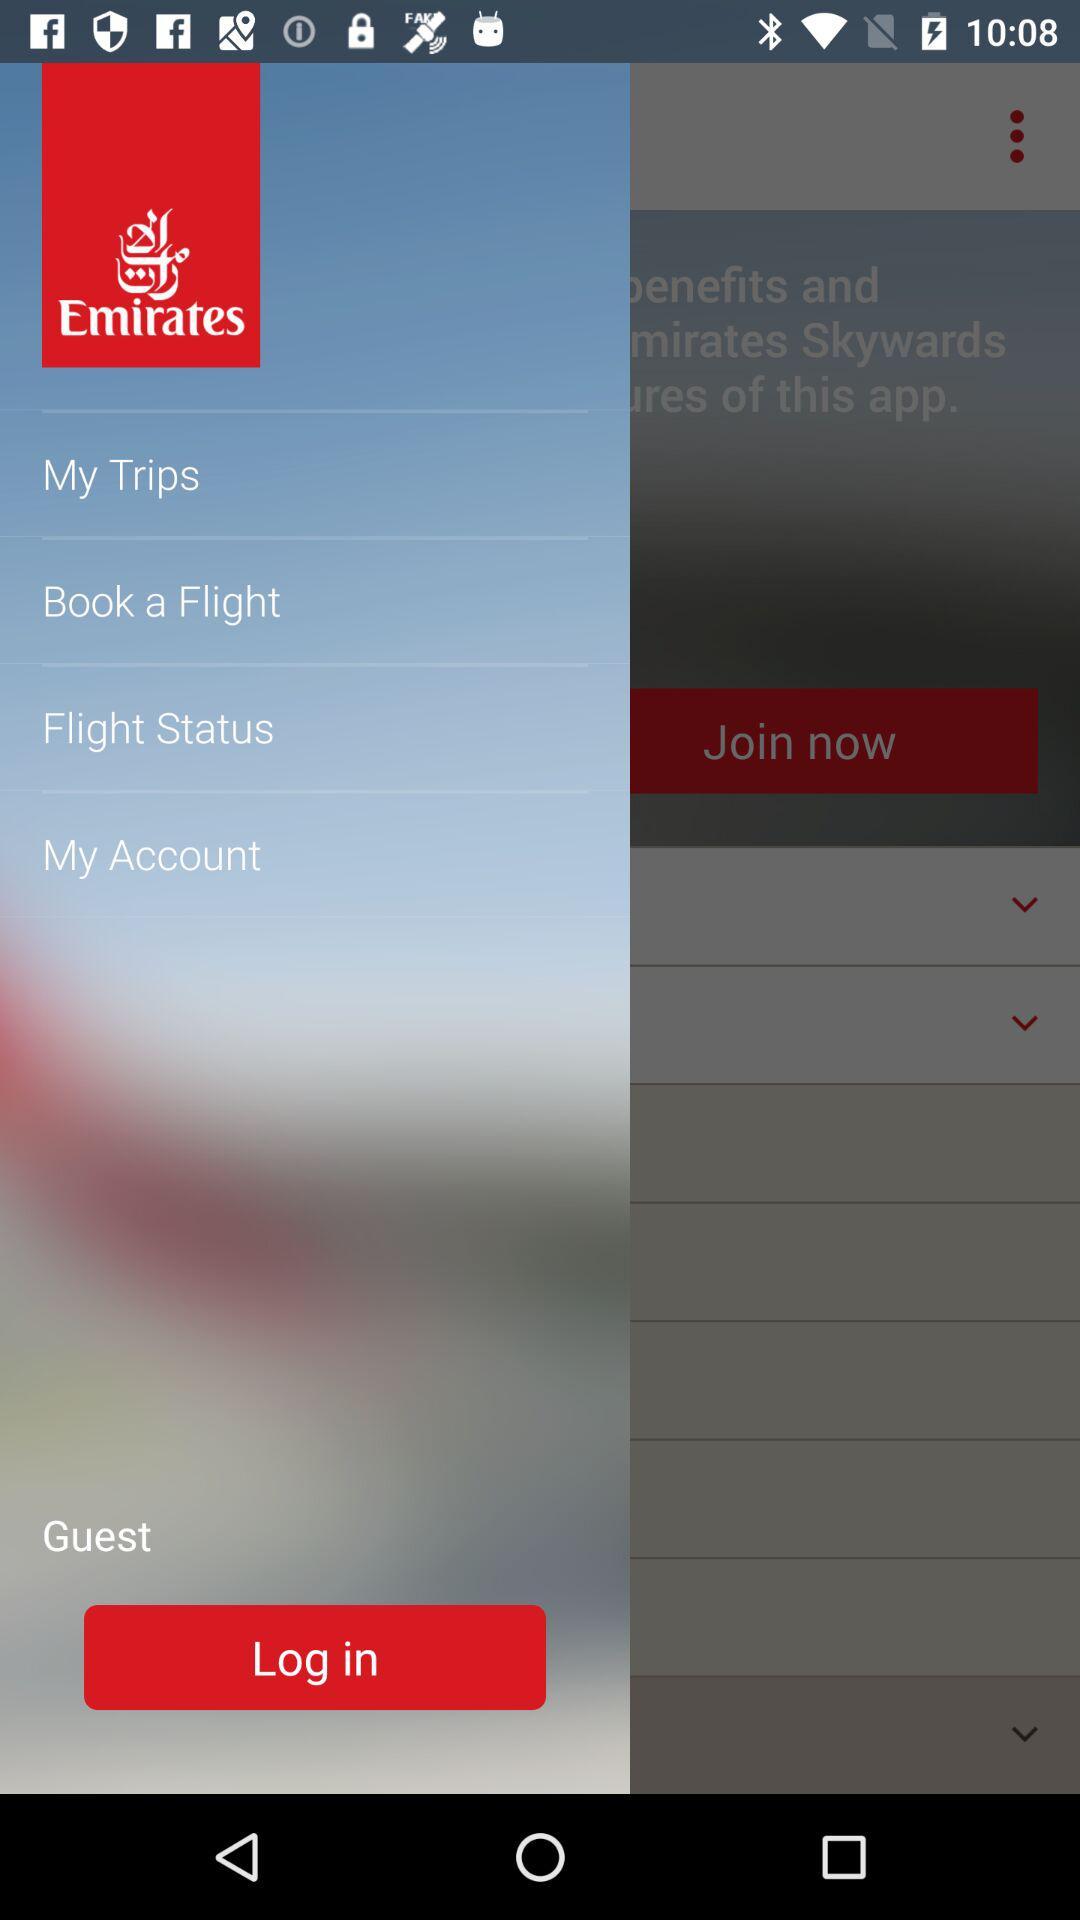 The image size is (1080, 1920). I want to click on the expand_more icon, so click(1024, 1023).